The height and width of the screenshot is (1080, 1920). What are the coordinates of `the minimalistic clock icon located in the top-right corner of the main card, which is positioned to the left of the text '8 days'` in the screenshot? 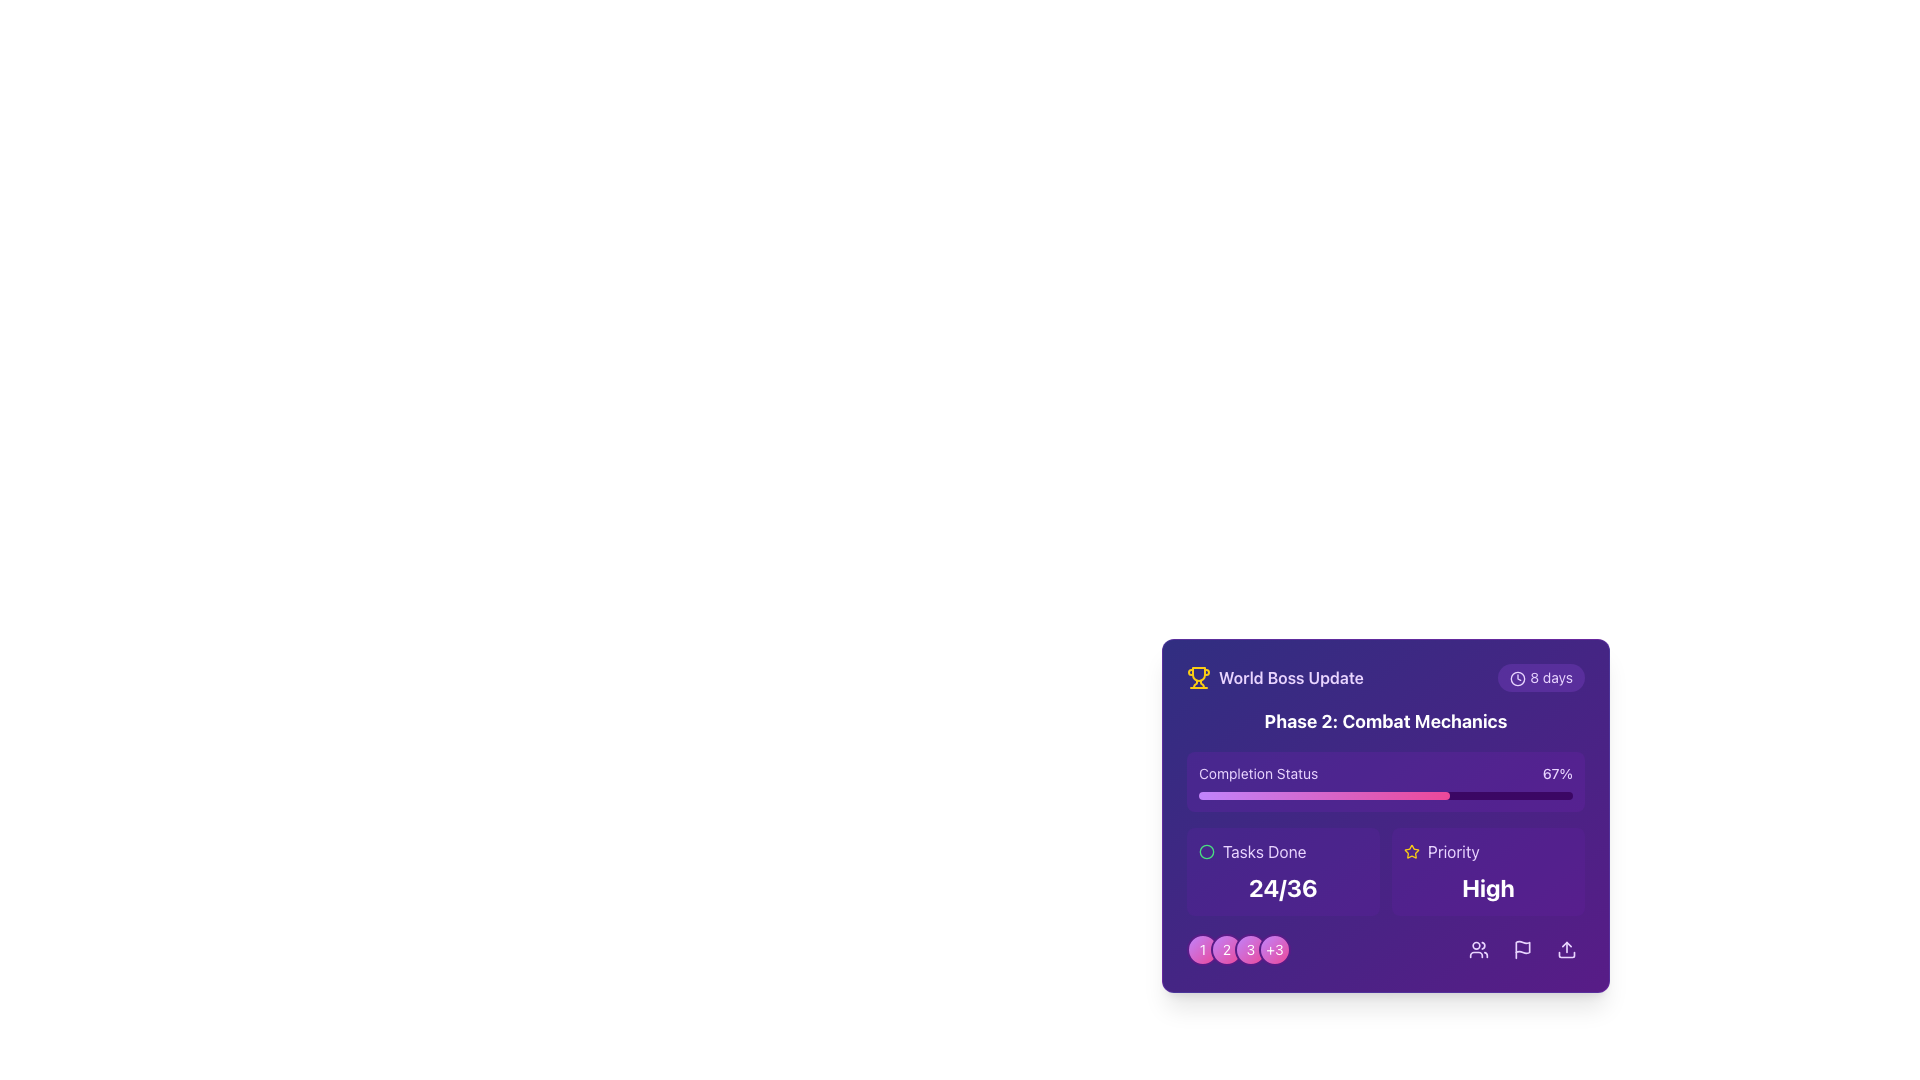 It's located at (1518, 678).